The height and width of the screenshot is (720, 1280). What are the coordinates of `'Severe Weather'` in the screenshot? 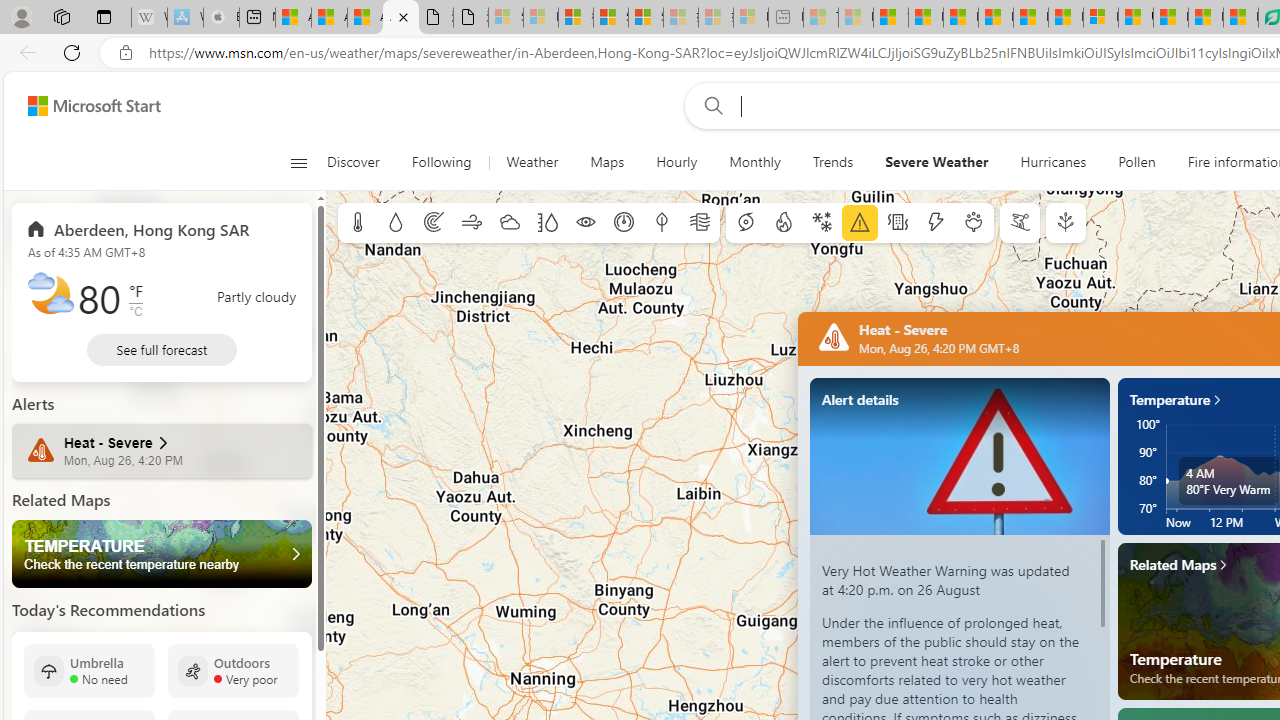 It's located at (935, 162).